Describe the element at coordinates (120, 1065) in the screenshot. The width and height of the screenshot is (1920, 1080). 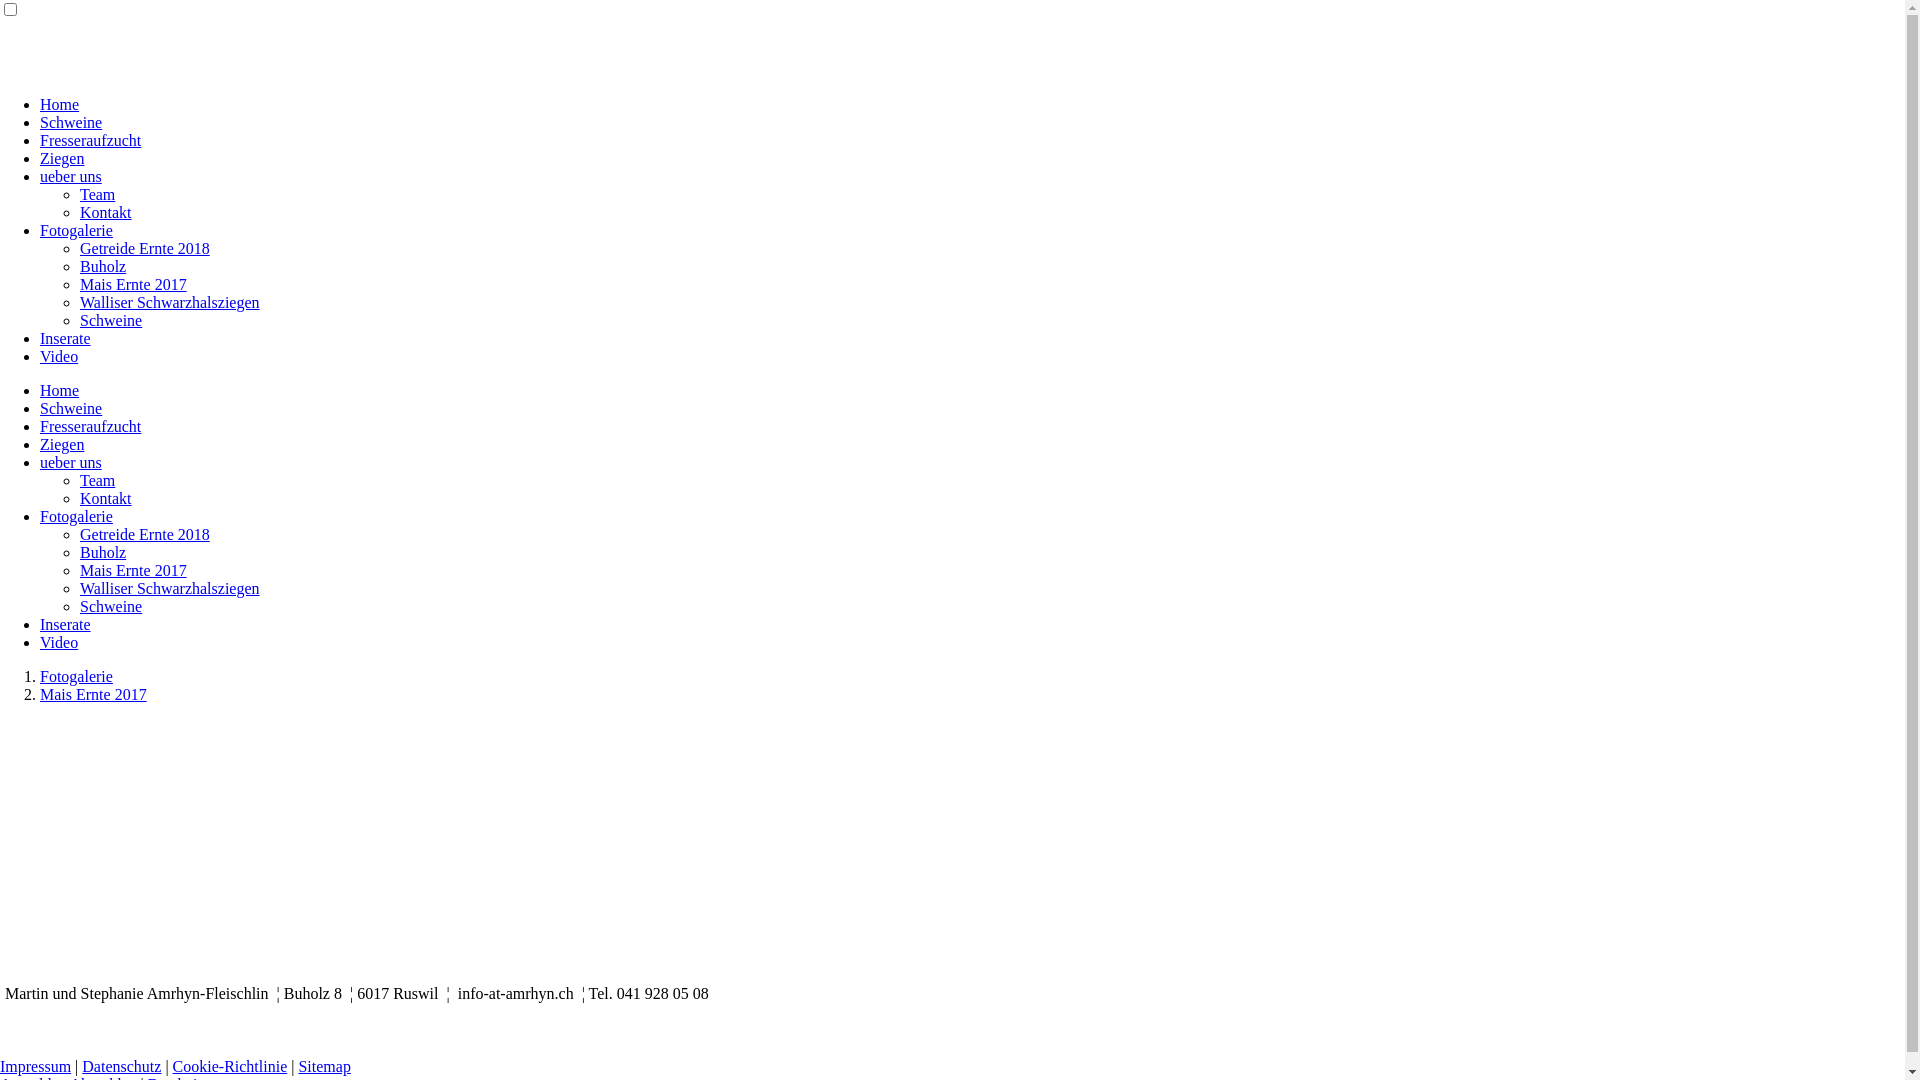
I see `'Datenschutz'` at that location.